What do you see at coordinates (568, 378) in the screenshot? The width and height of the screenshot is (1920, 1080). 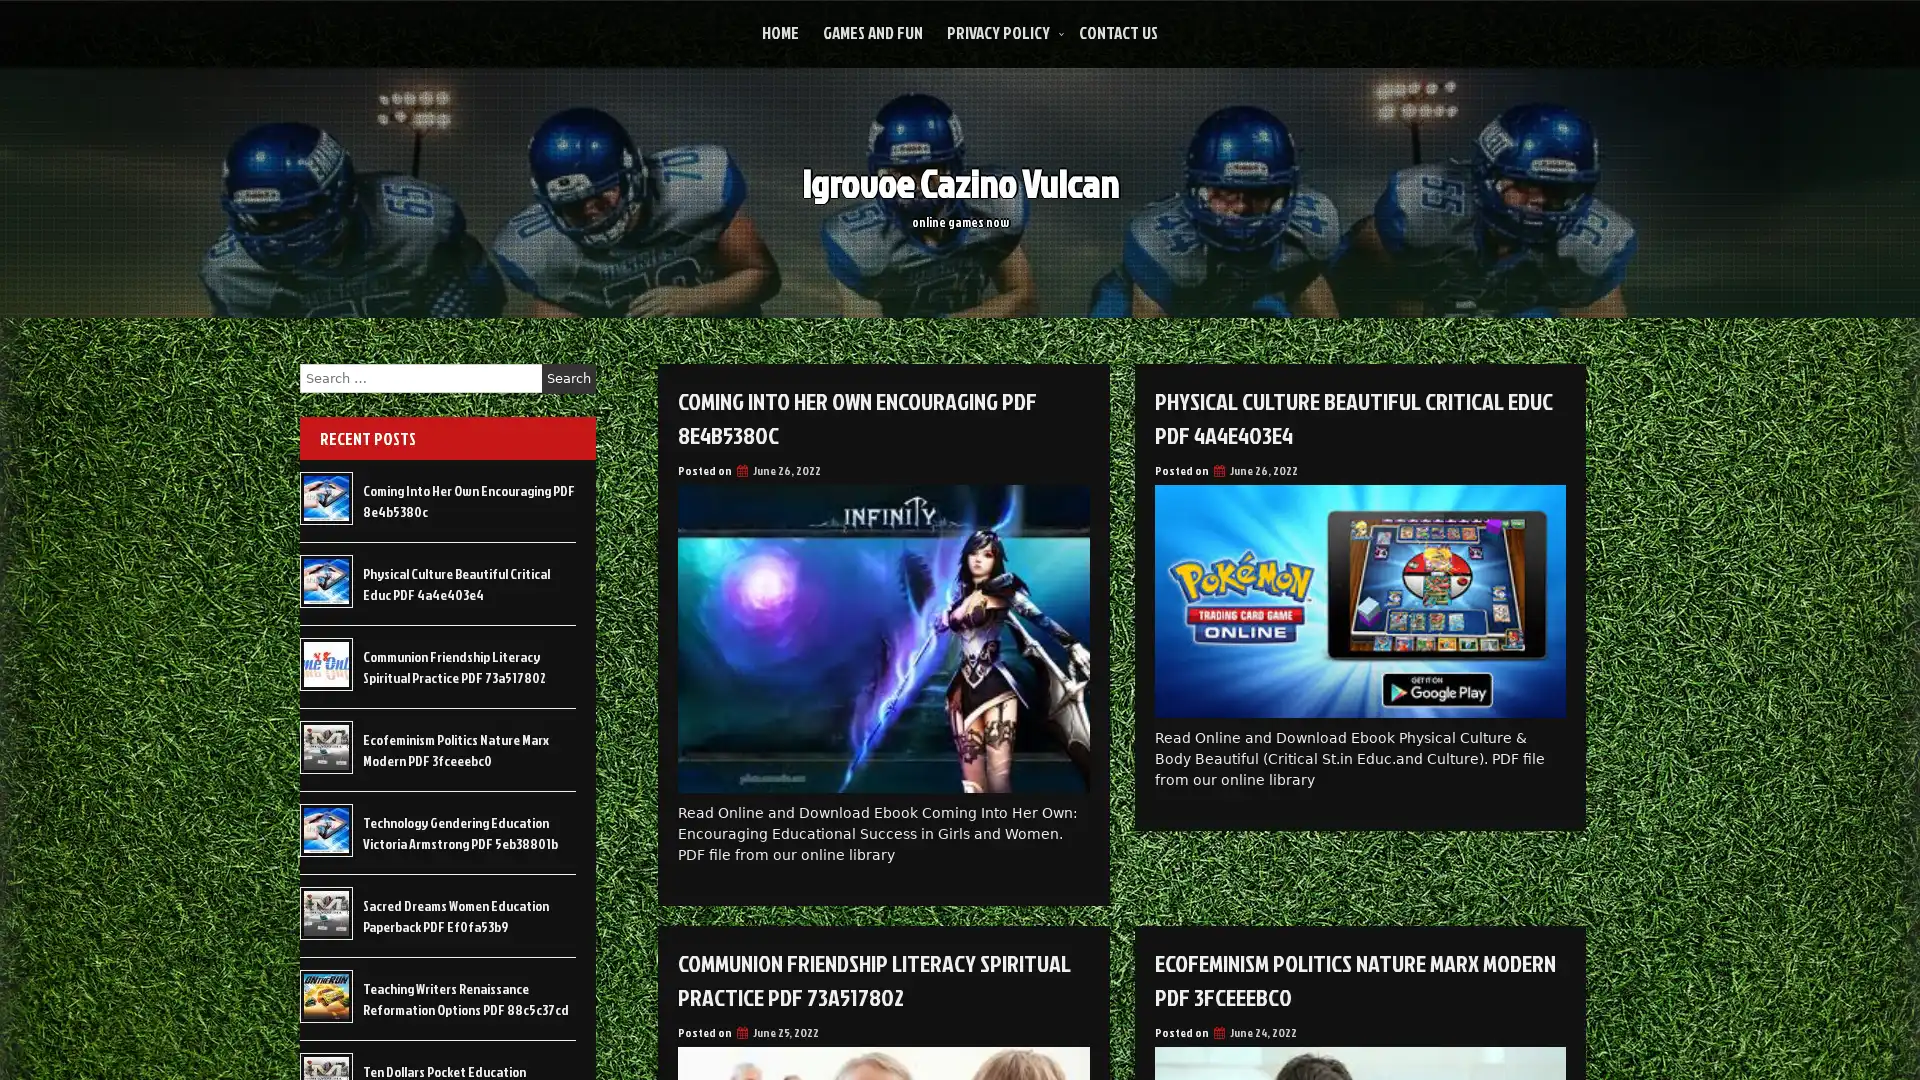 I see `Search` at bounding box center [568, 378].